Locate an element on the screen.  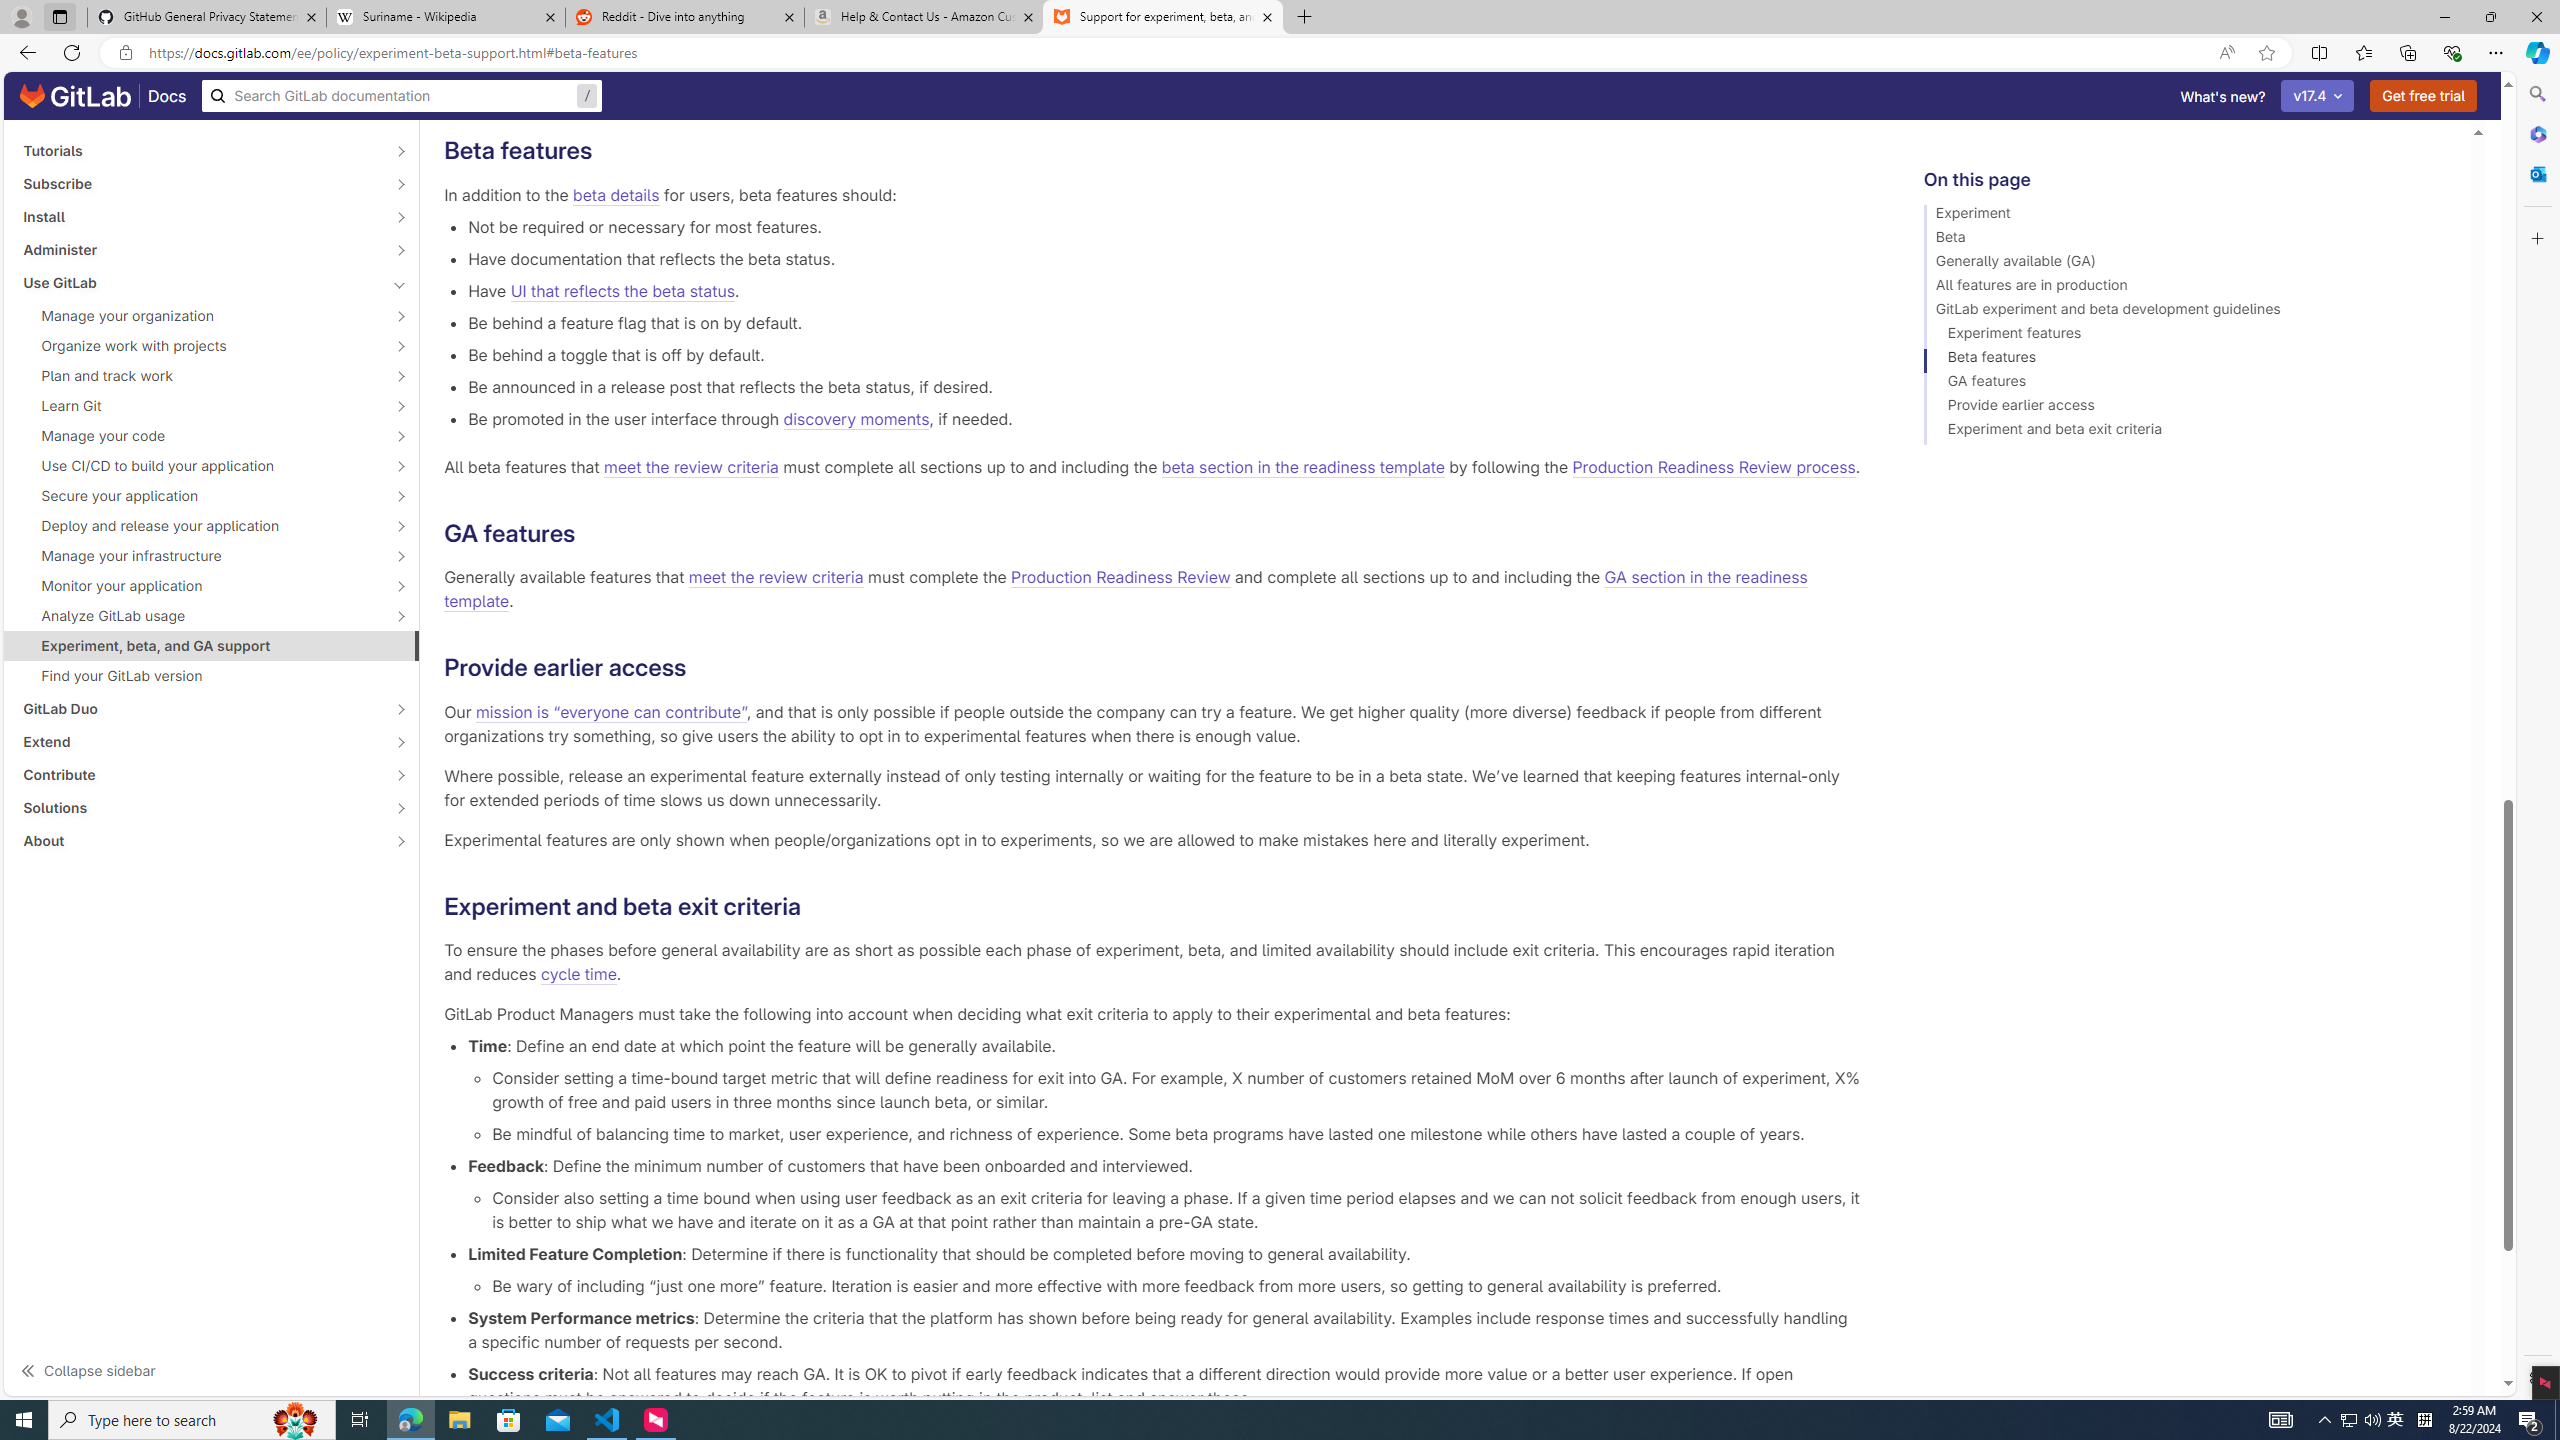
'Experiment' is located at coordinates (2188, 215).